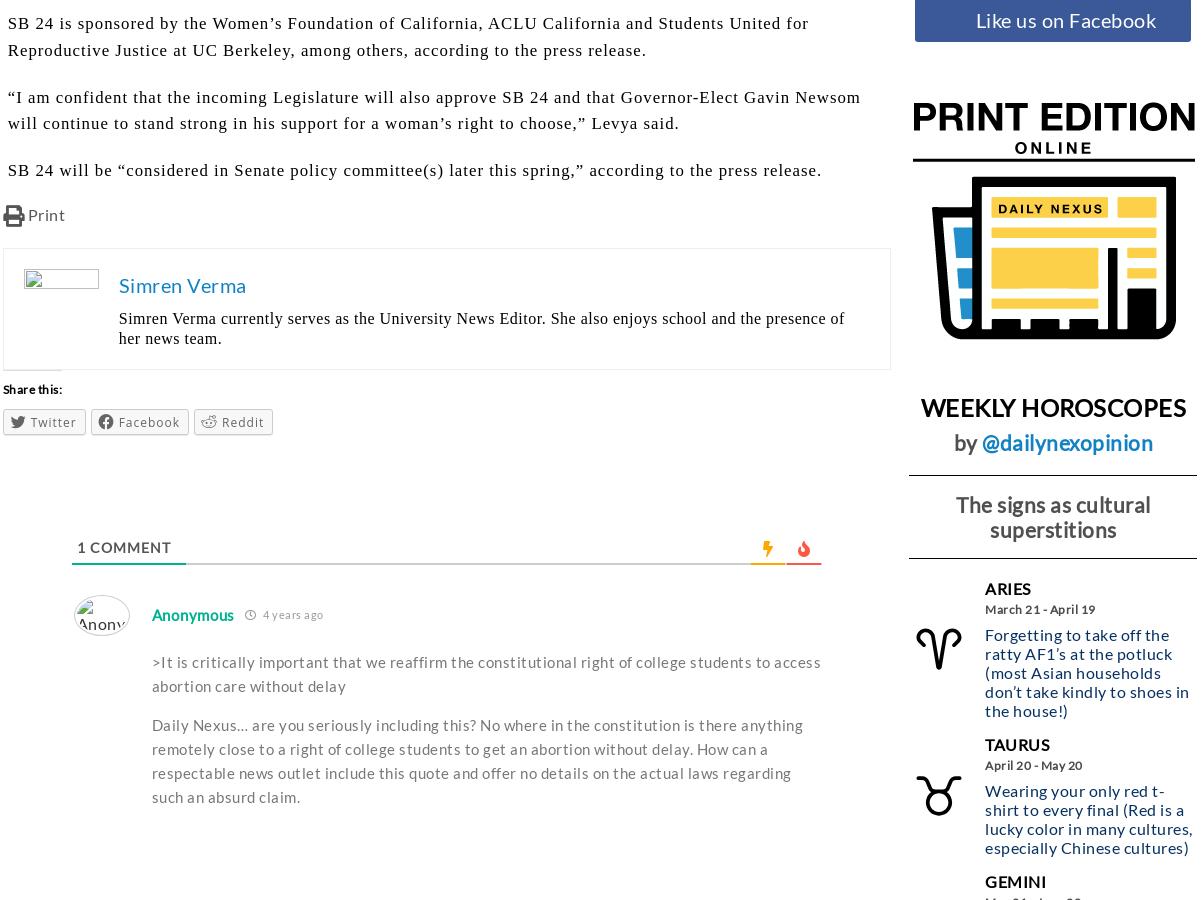  Describe the element at coordinates (6, 170) in the screenshot. I see `'SB 24 will be “considered in Senate policy committee(s) later this spring,” according to the press release.'` at that location.